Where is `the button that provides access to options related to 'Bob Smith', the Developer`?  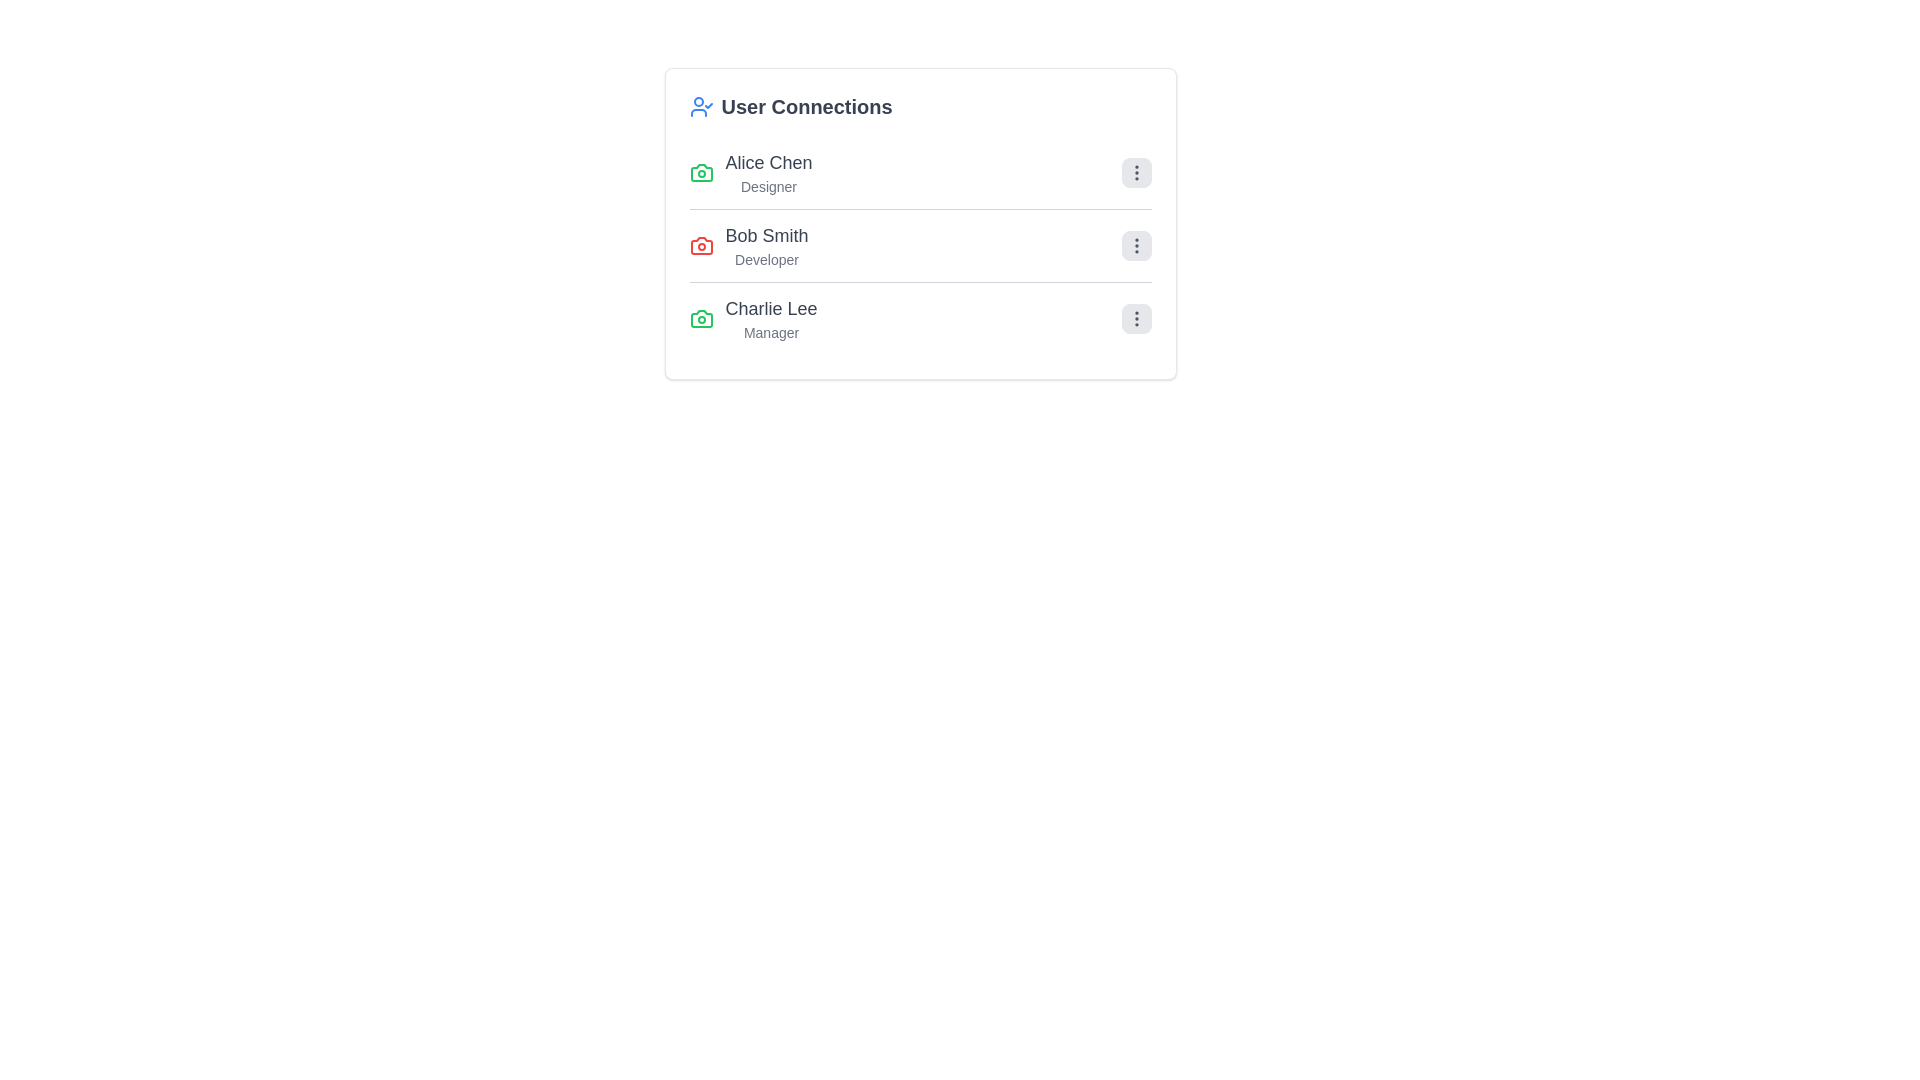 the button that provides access to options related to 'Bob Smith', the Developer is located at coordinates (1136, 245).